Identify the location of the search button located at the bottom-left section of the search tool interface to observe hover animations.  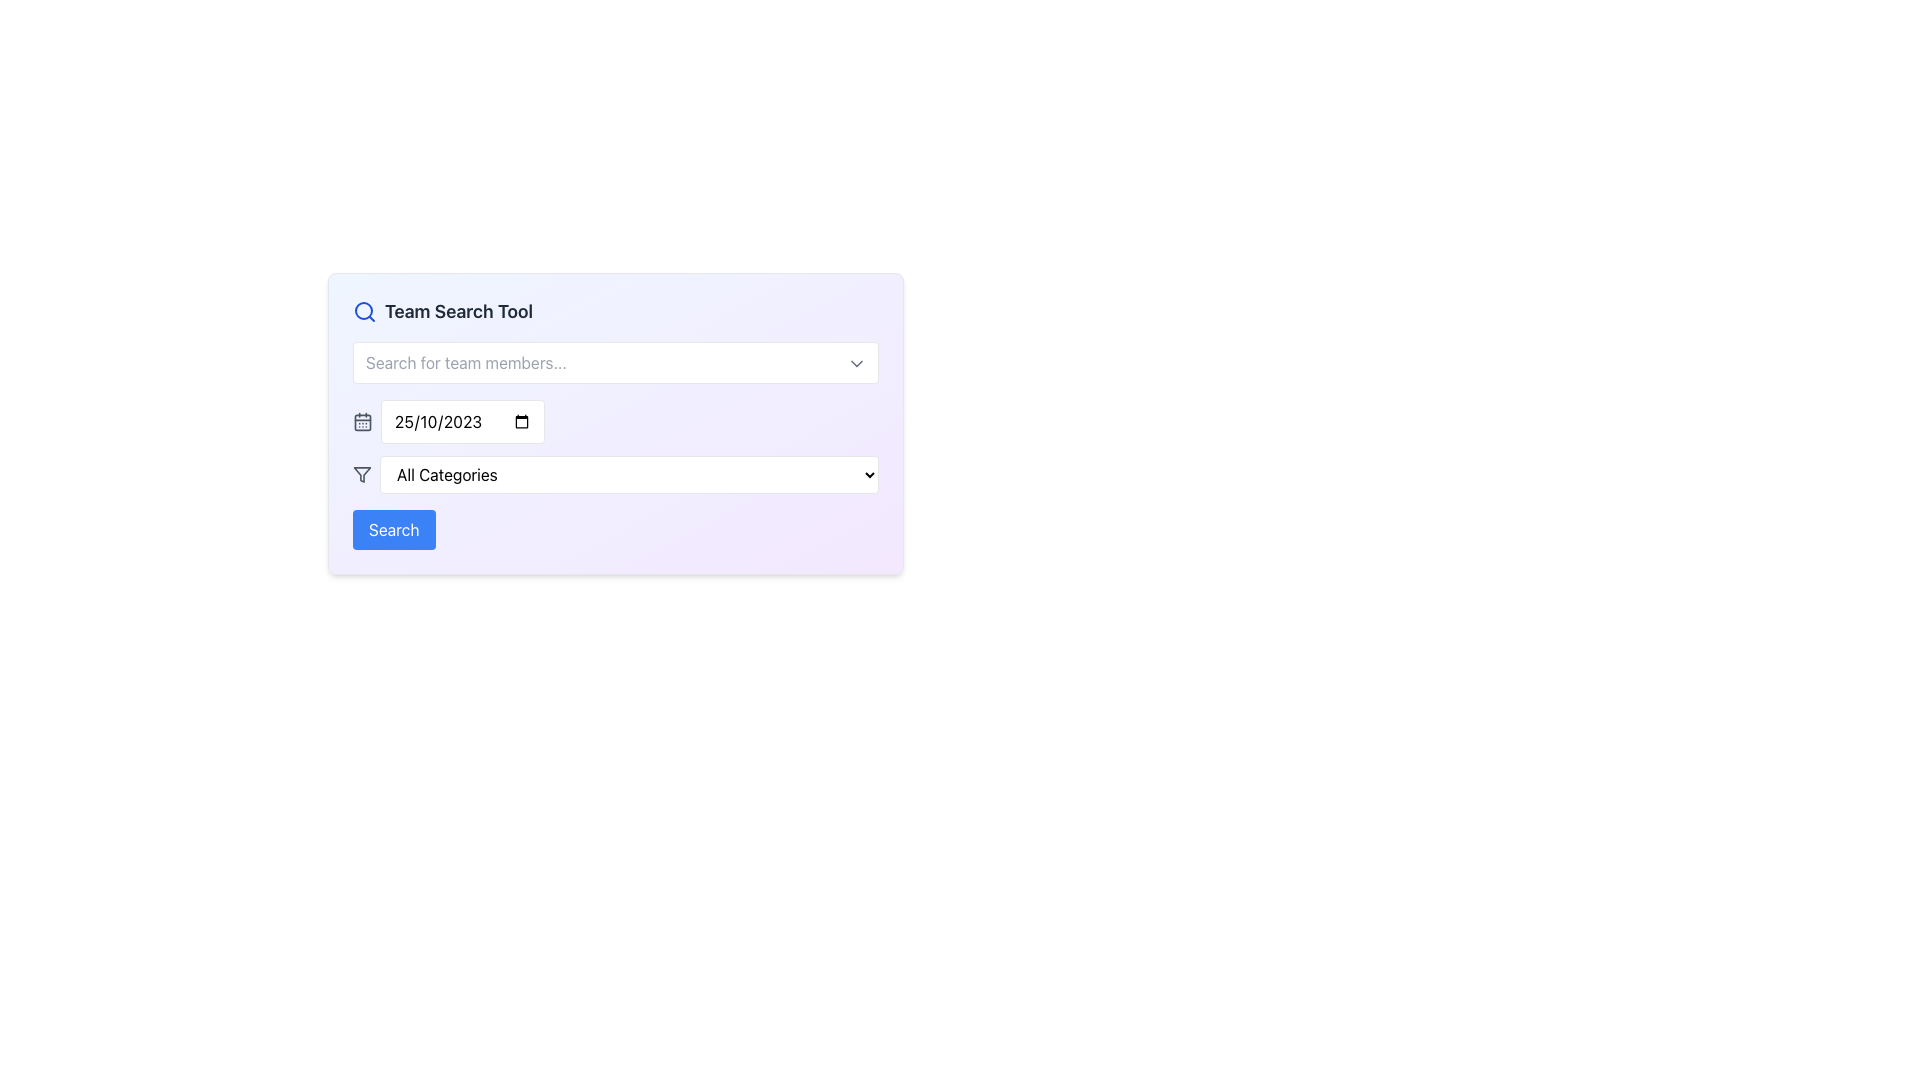
(394, 528).